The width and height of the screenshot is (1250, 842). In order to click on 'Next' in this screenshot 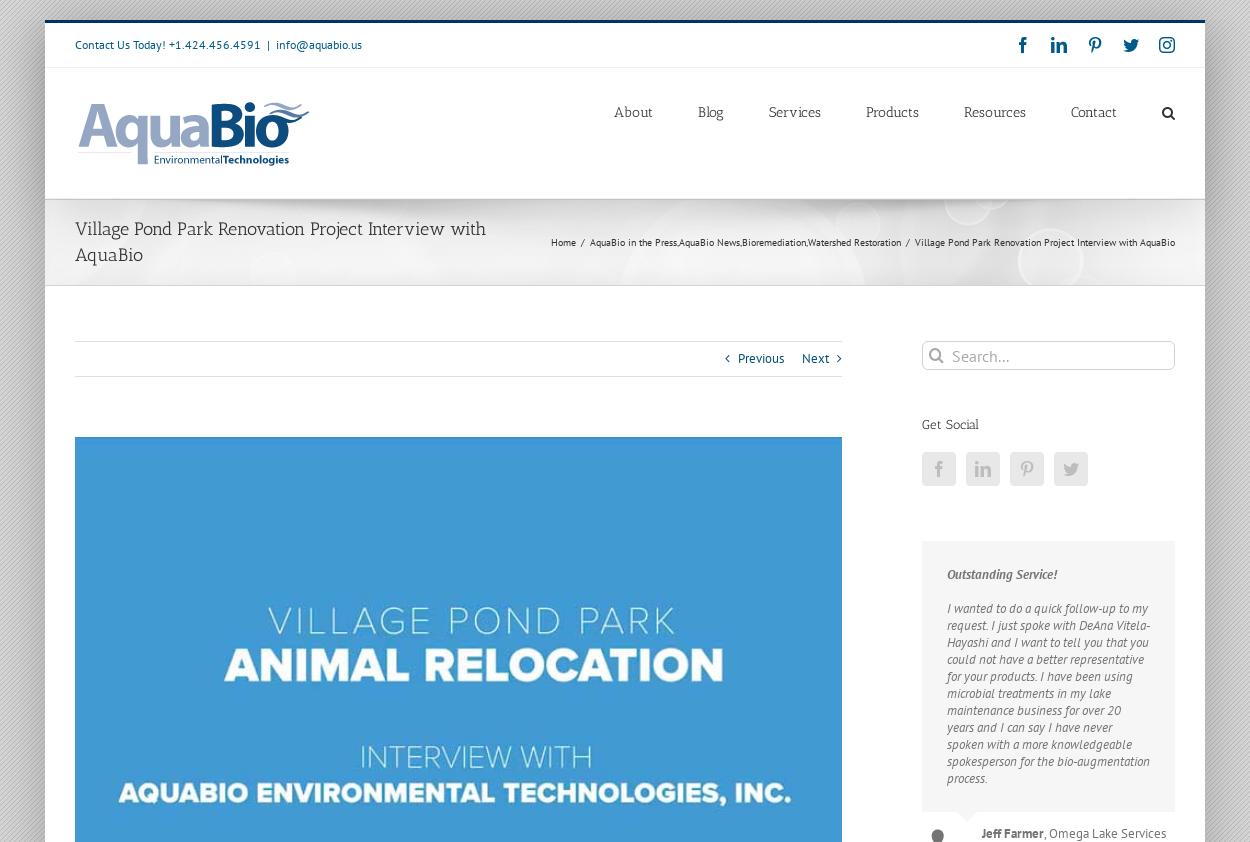, I will do `click(814, 358)`.